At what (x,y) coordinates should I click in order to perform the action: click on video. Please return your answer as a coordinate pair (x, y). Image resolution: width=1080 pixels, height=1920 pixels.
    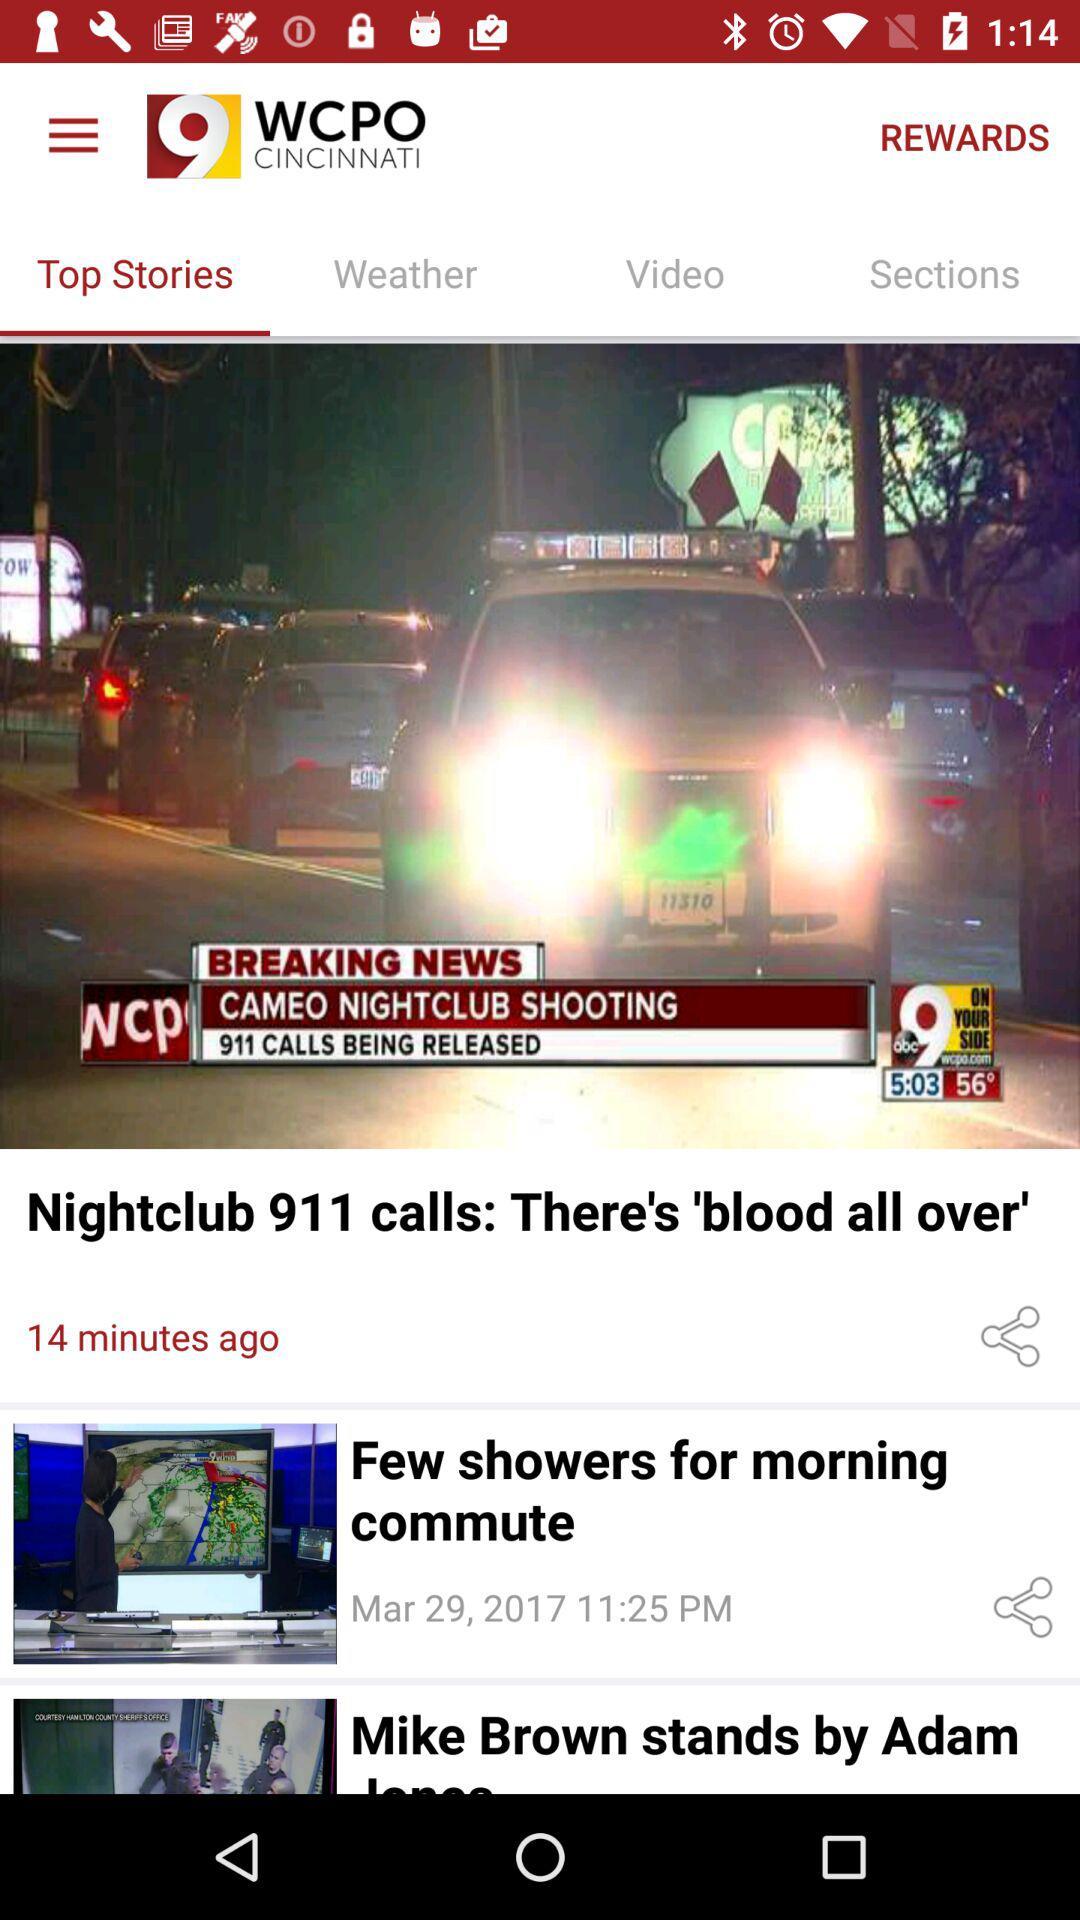
    Looking at the image, I should click on (540, 745).